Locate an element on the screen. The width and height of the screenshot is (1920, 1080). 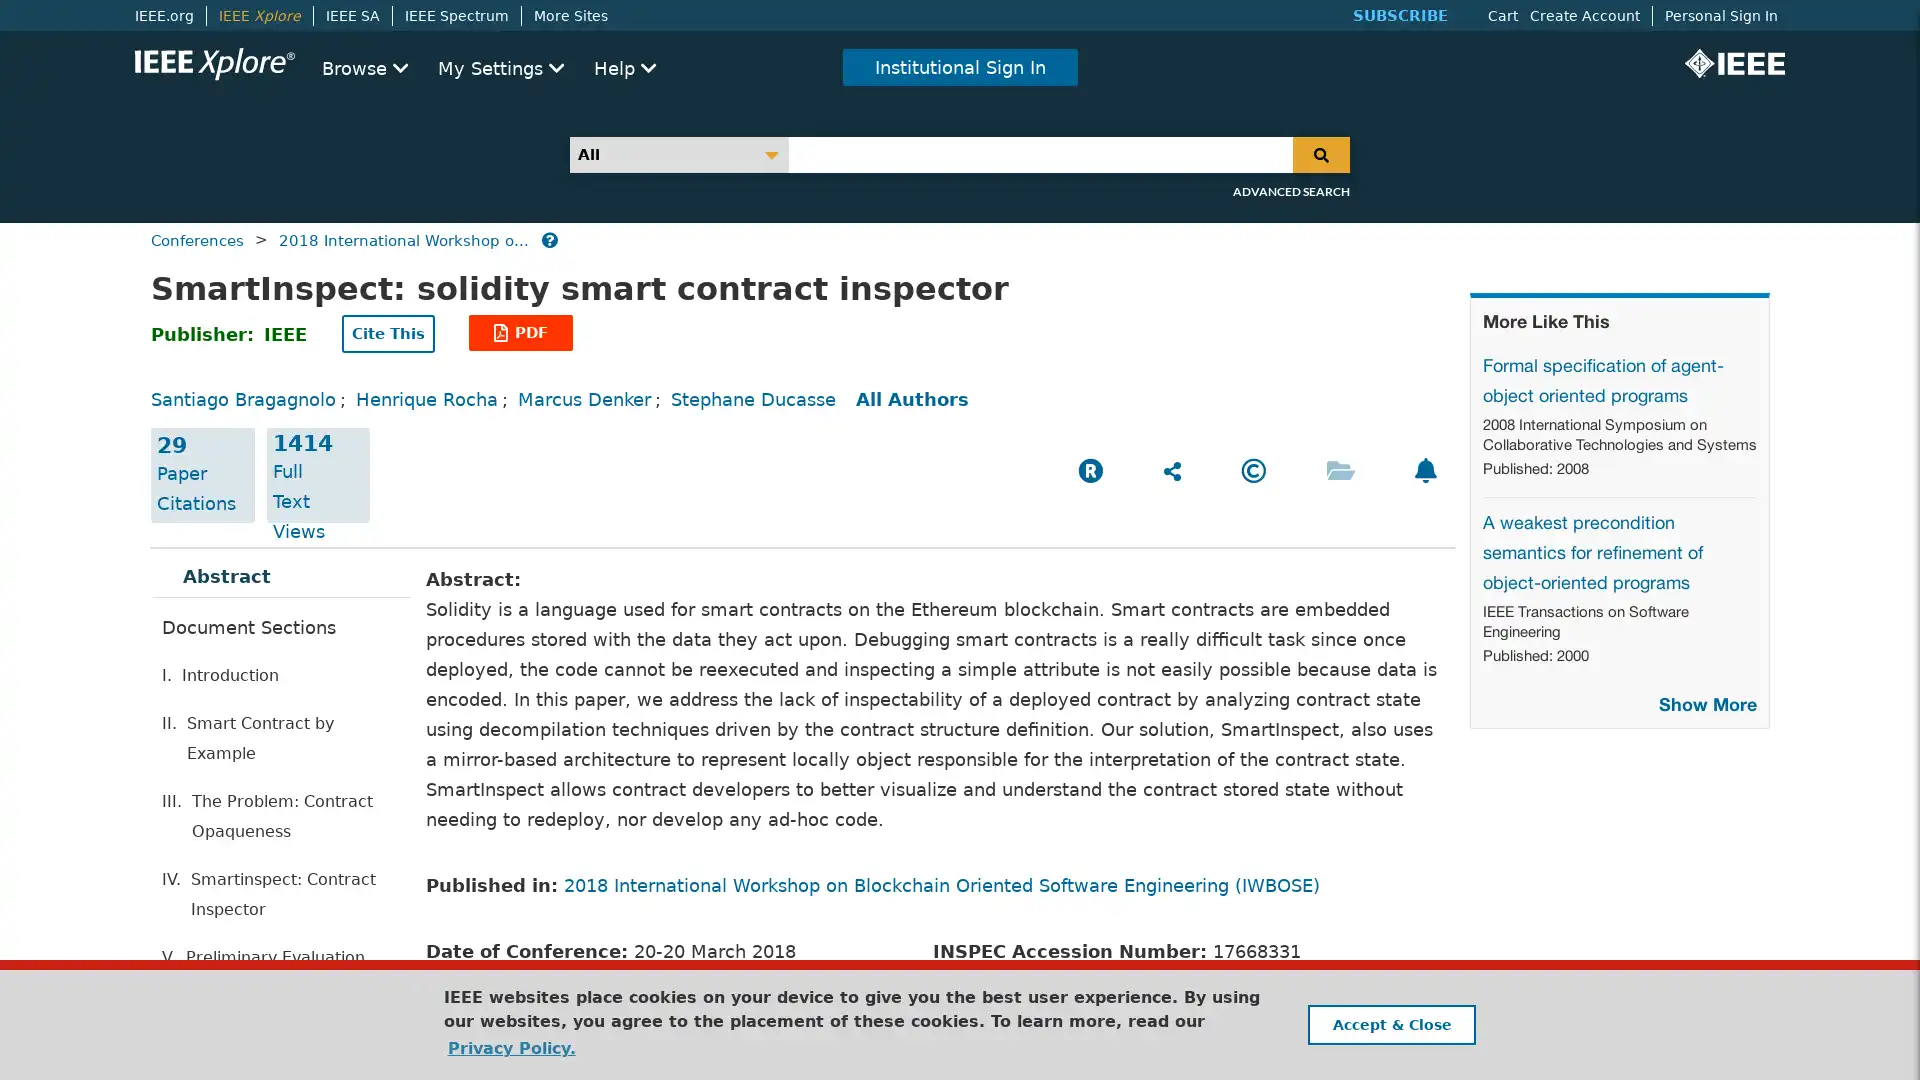
Show Full Outline is located at coordinates (242, 998).